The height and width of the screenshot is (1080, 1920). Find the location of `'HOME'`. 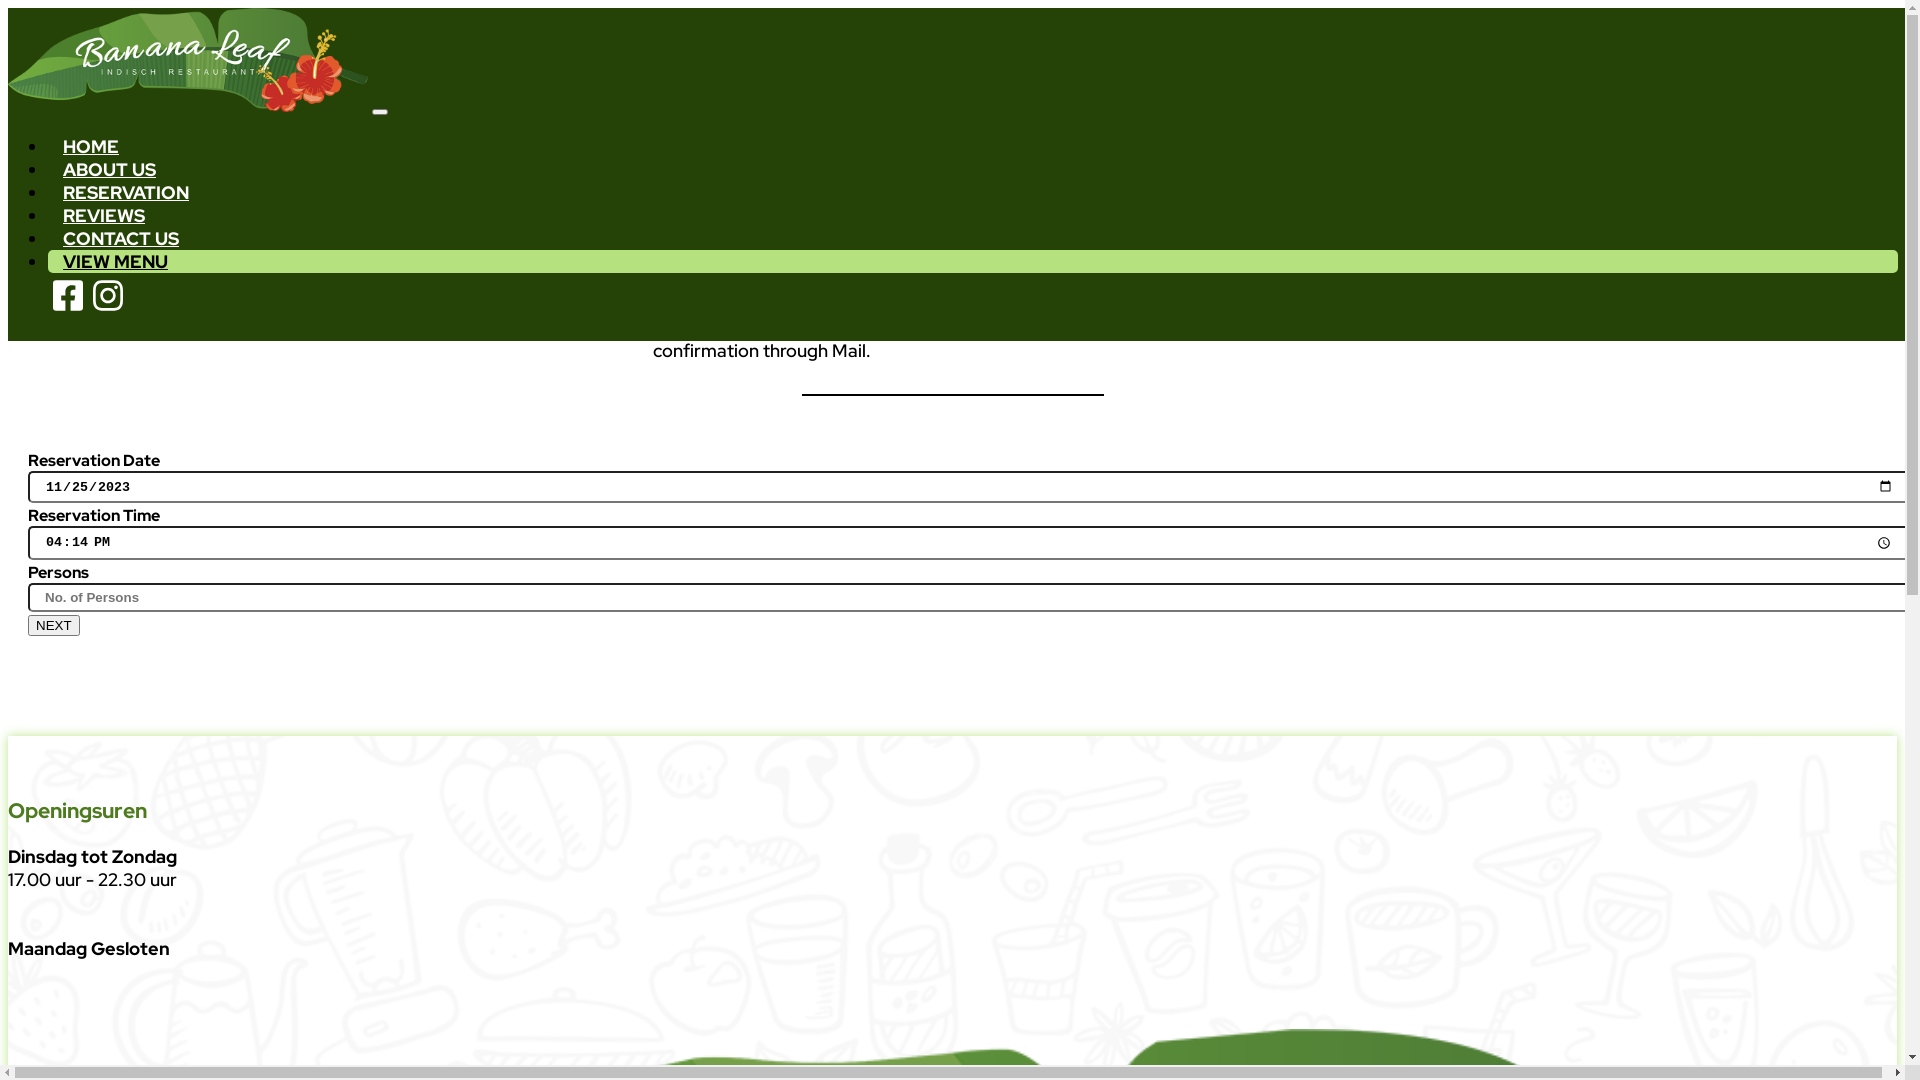

'HOME' is located at coordinates (90, 145).